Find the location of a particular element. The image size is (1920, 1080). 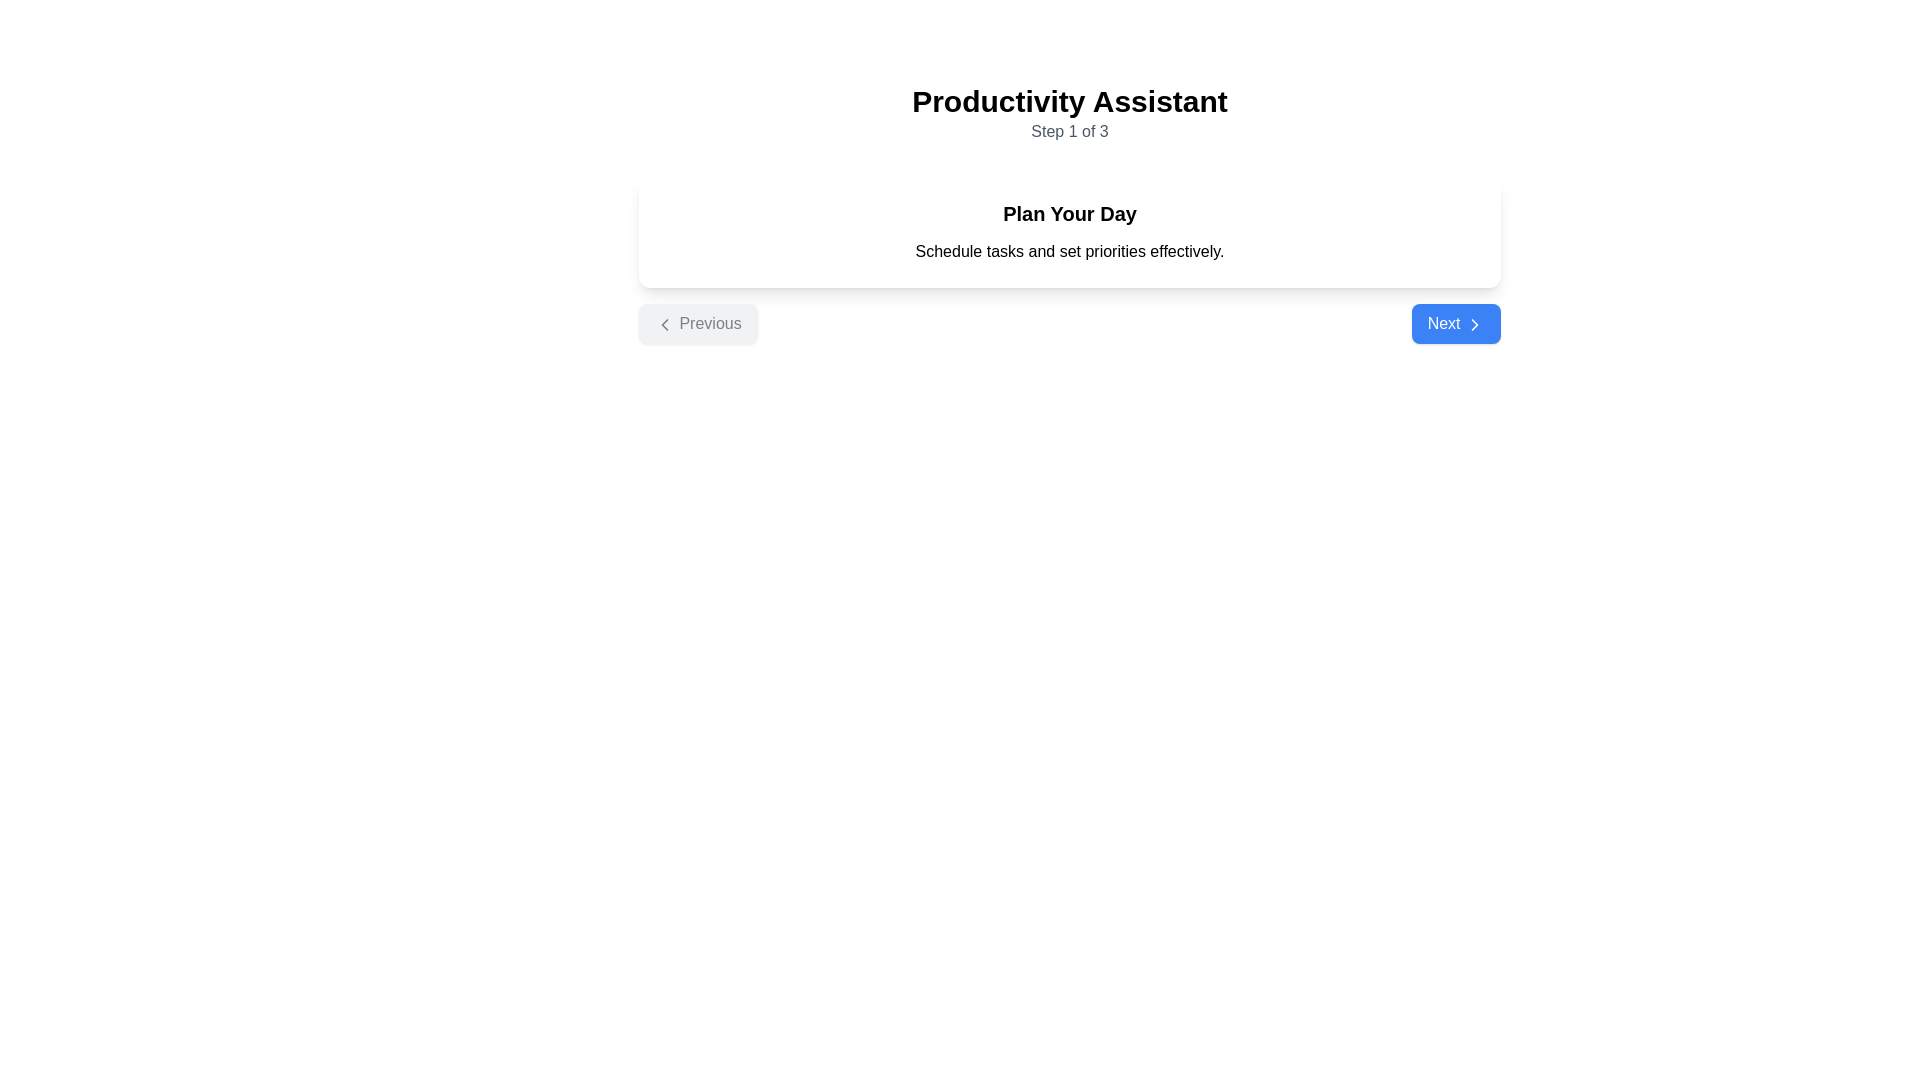

the right-facing chevron icon located on the right side of the 'Next' button with a blue background and white text is located at coordinates (1474, 323).